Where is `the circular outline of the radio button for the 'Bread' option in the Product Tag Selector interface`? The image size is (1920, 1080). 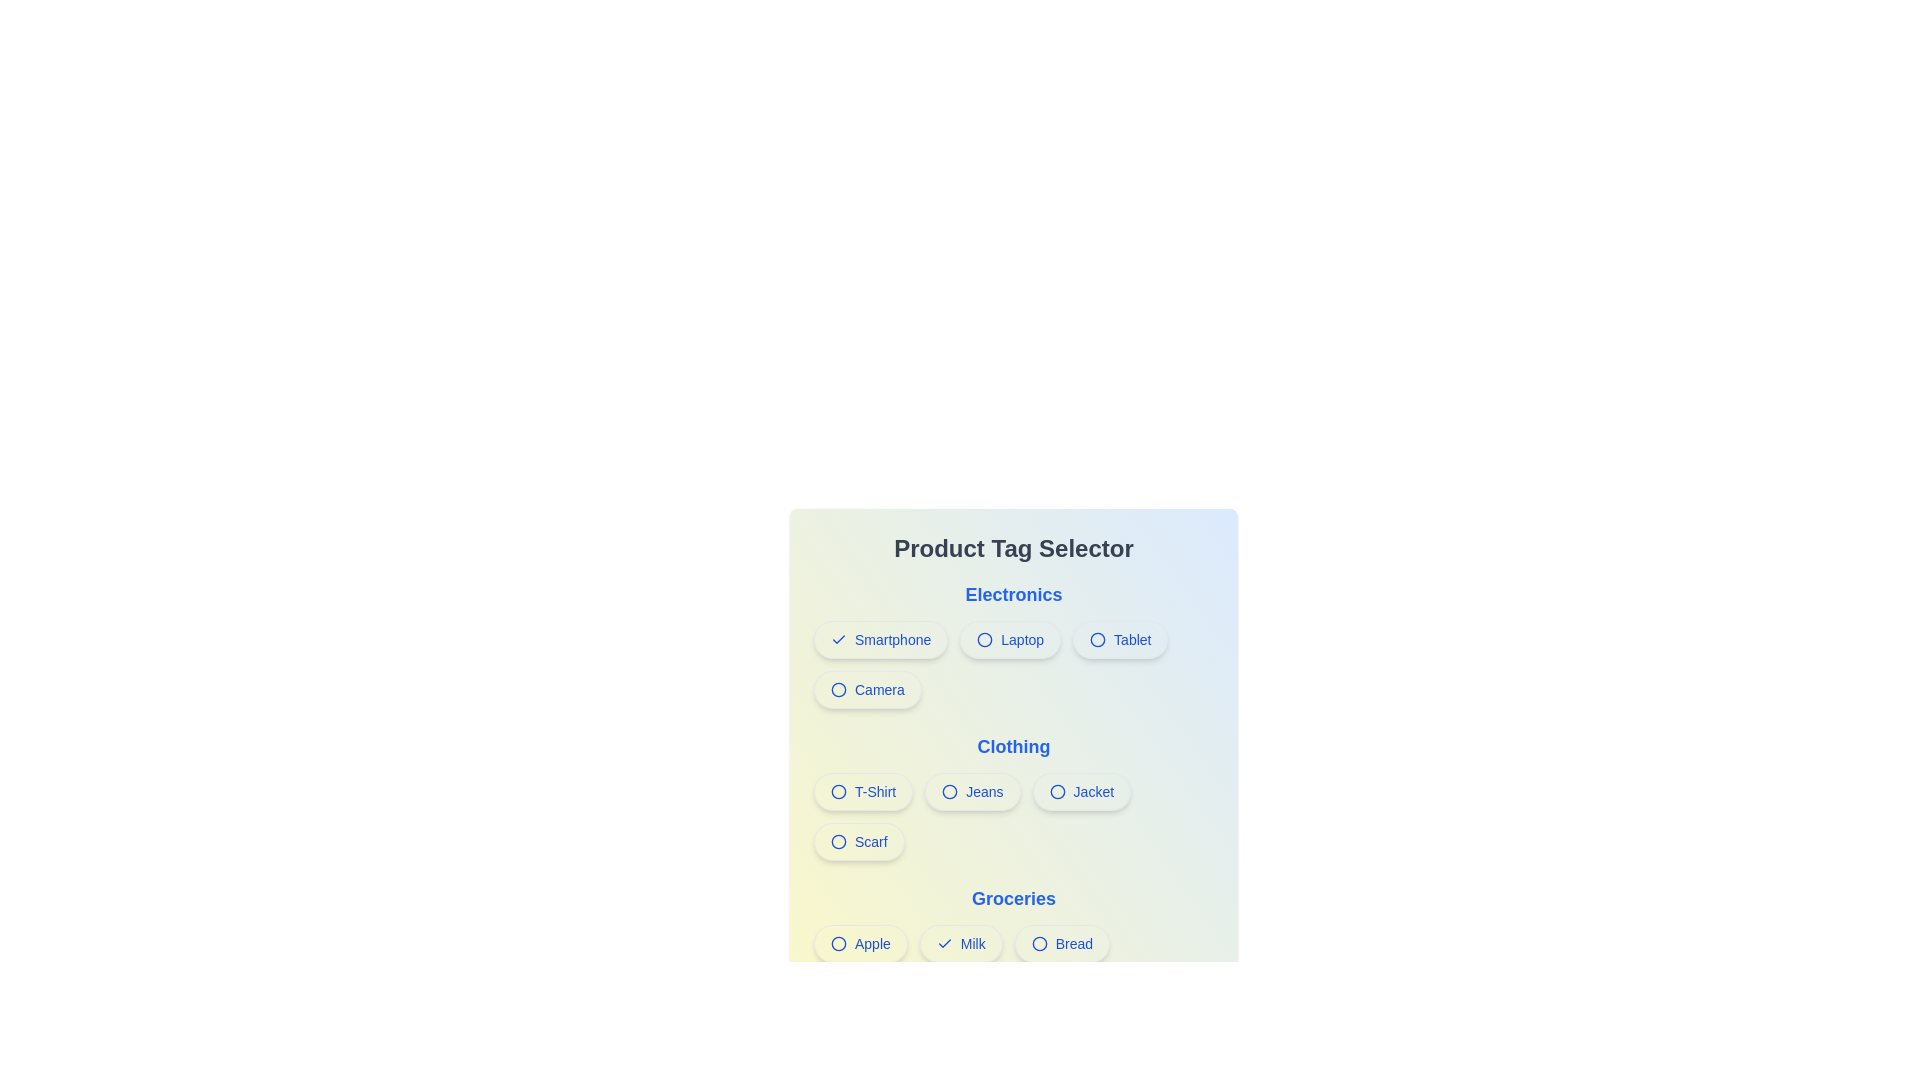
the circular outline of the radio button for the 'Bread' option in the Product Tag Selector interface is located at coordinates (1039, 944).